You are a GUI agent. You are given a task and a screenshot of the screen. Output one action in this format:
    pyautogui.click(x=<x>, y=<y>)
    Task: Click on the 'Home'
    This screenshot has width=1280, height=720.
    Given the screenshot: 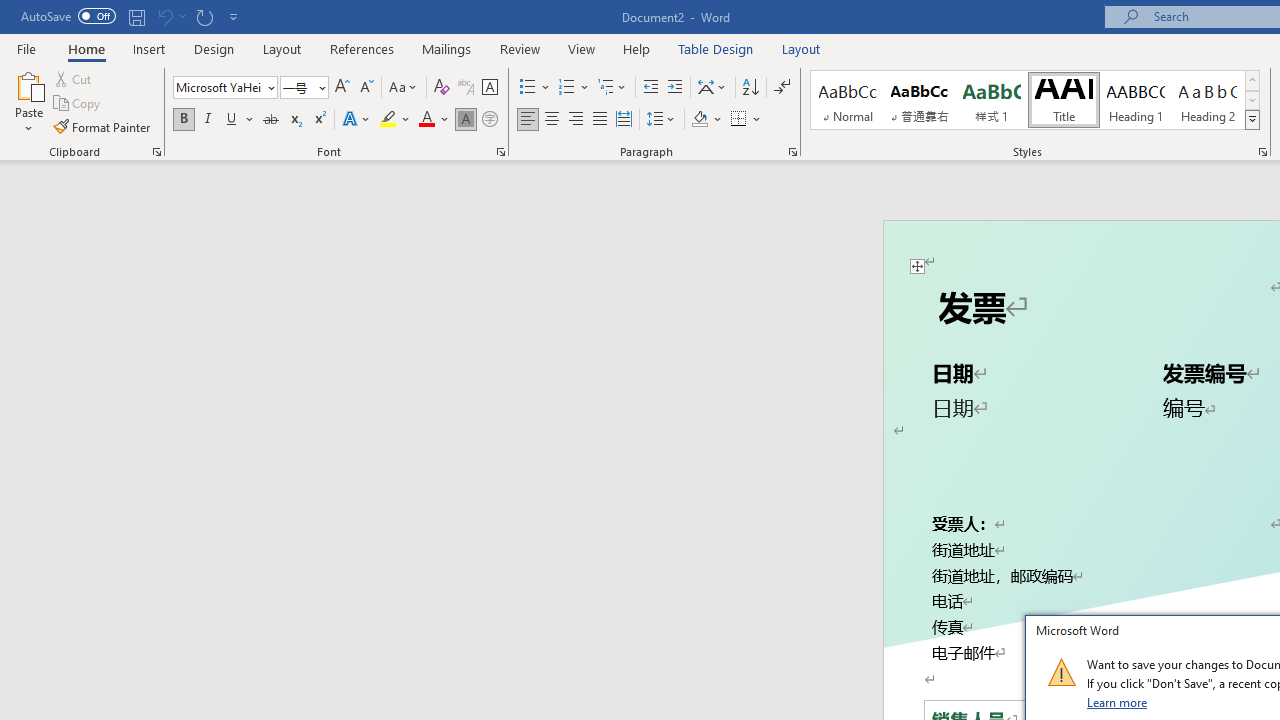 What is the action you would take?
    pyautogui.click(x=85, y=48)
    